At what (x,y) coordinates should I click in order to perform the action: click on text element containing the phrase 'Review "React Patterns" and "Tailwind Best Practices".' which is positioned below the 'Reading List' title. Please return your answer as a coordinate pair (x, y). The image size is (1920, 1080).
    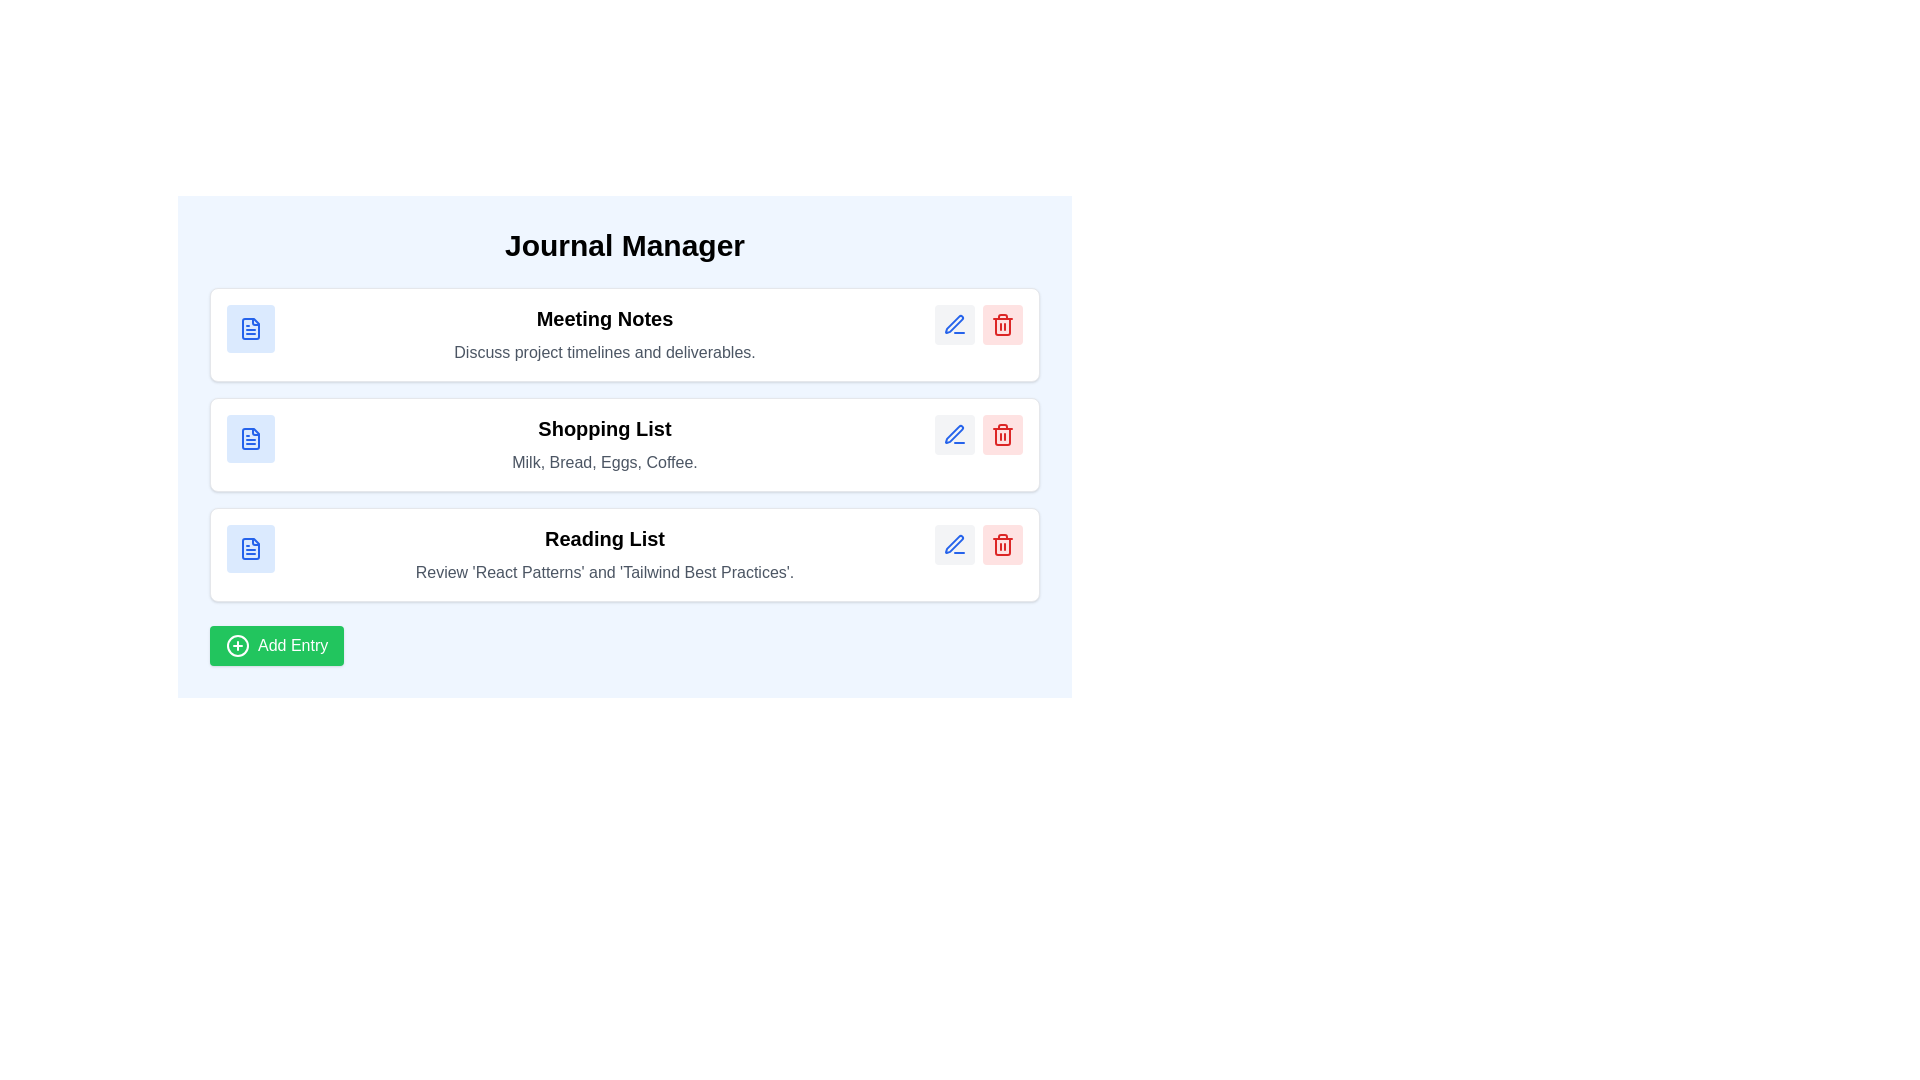
    Looking at the image, I should click on (603, 573).